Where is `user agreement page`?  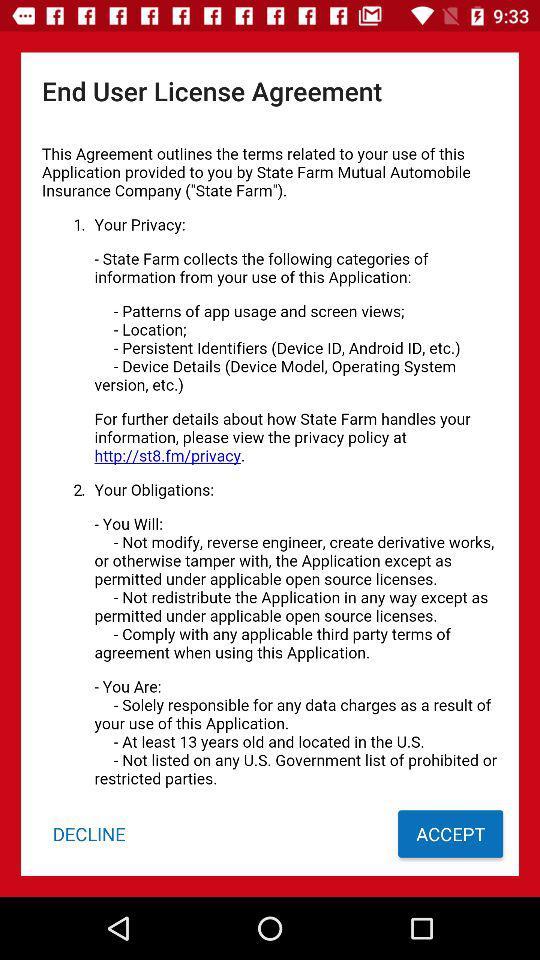 user agreement page is located at coordinates (270, 460).